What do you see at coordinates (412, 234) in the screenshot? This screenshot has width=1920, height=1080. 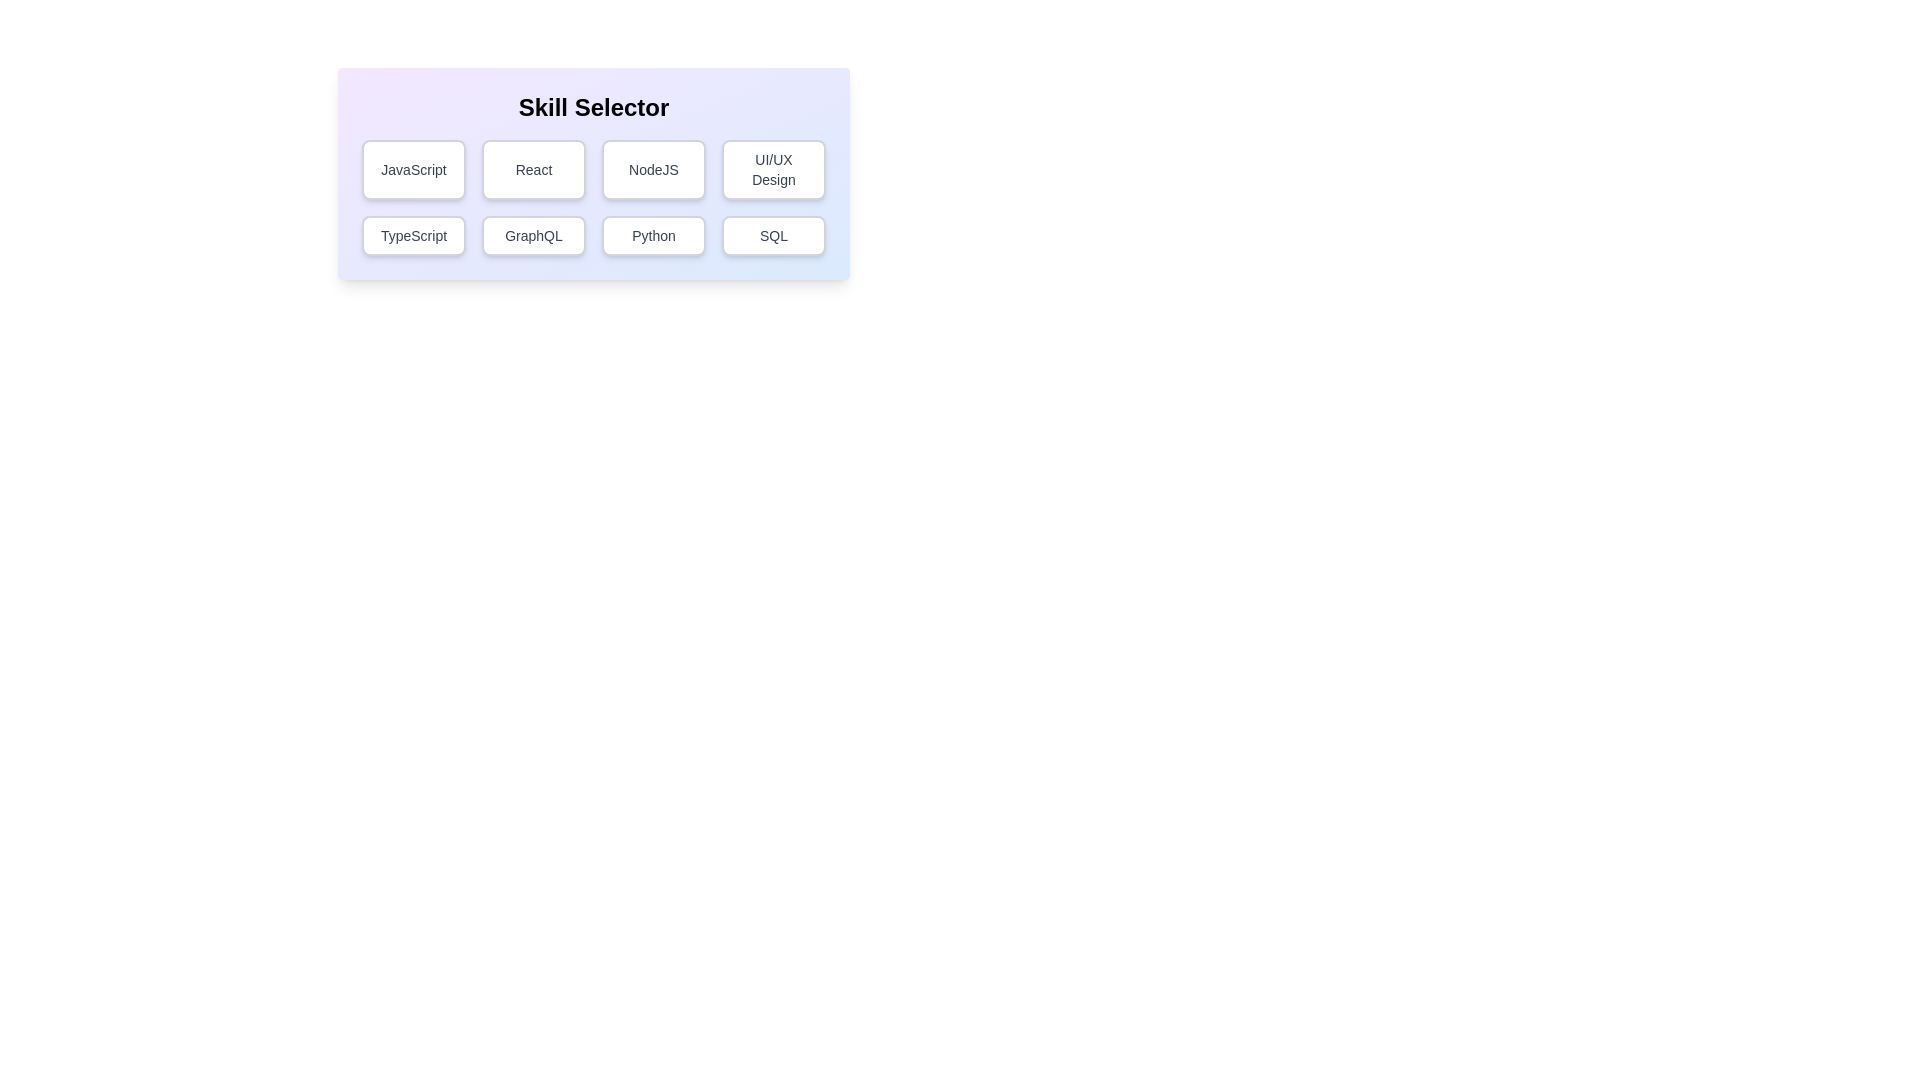 I see `the button corresponding to the skill TypeScript to toggle its selection` at bounding box center [412, 234].